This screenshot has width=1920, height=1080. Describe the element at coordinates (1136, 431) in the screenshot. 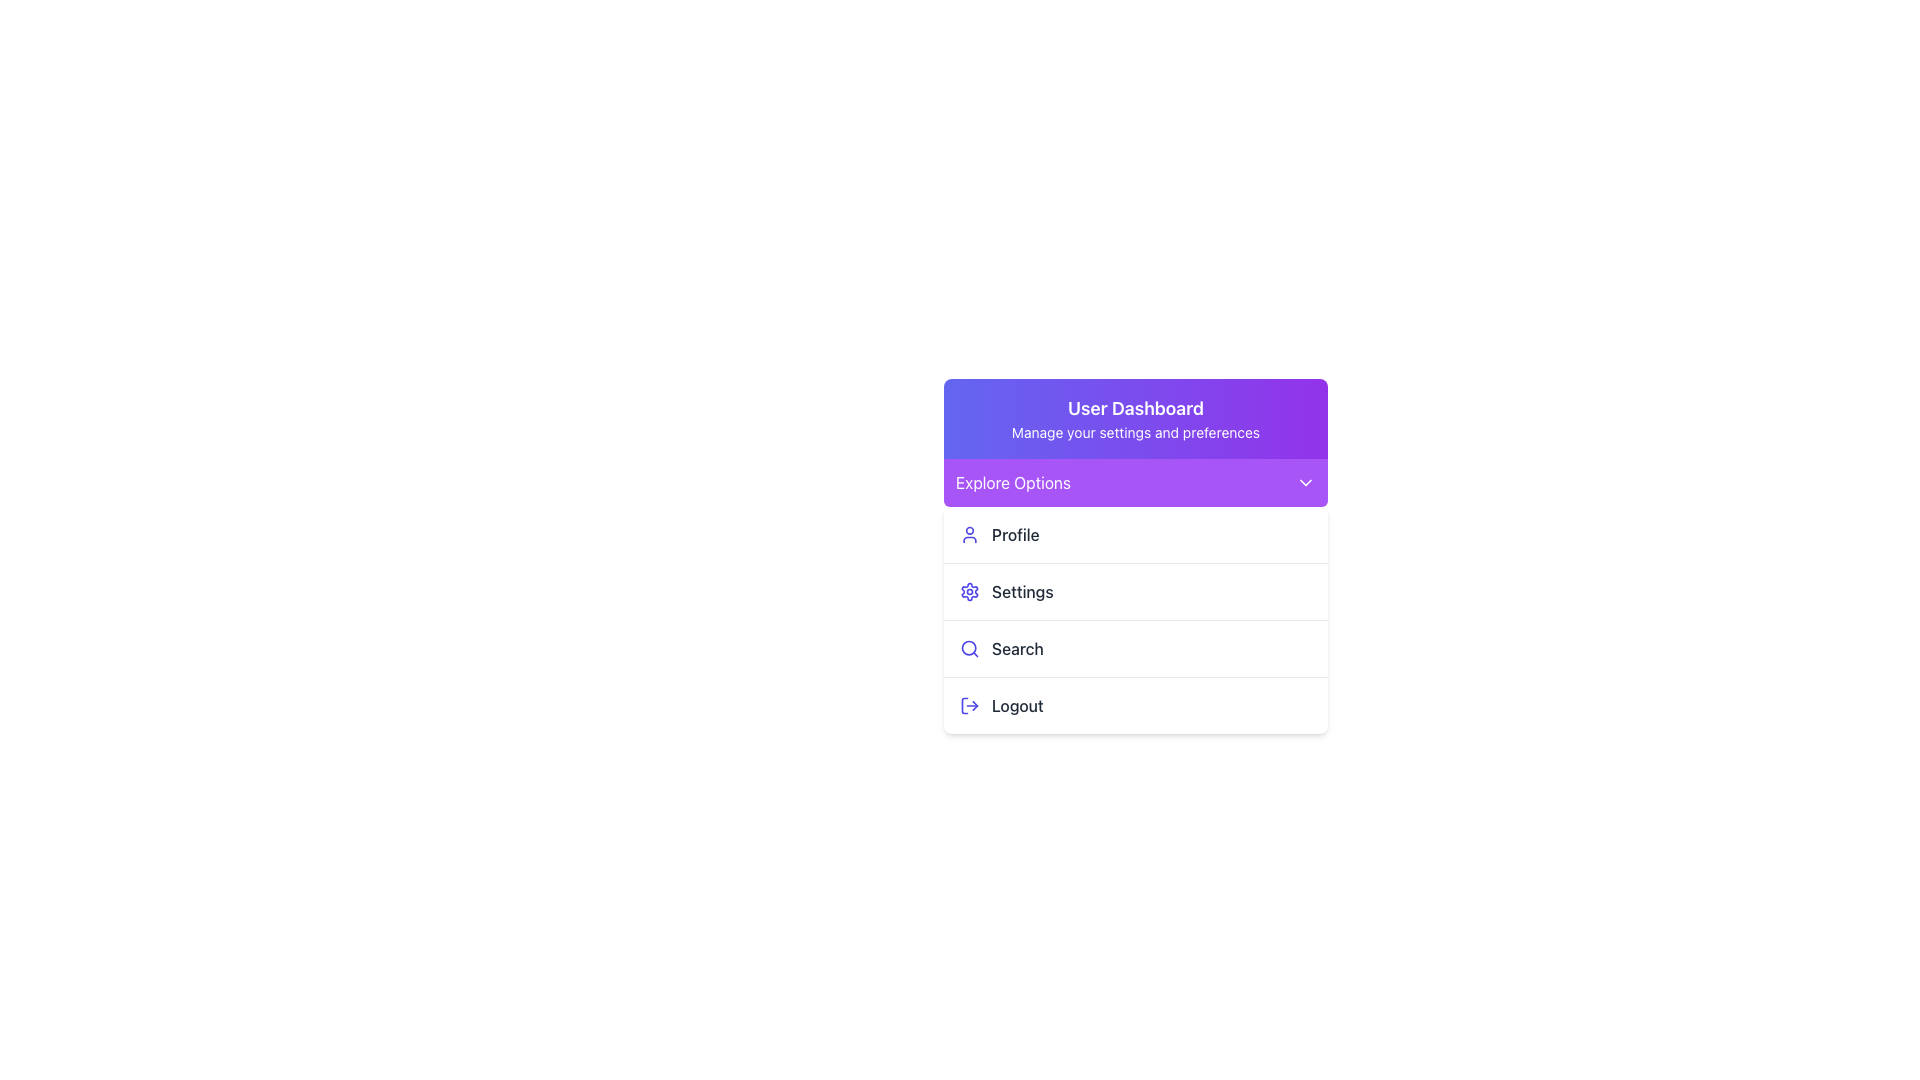

I see `the text label that says 'Manage your settings and preferences', which is located directly beneath the bold title 'User Dashboard' in the header section` at that location.